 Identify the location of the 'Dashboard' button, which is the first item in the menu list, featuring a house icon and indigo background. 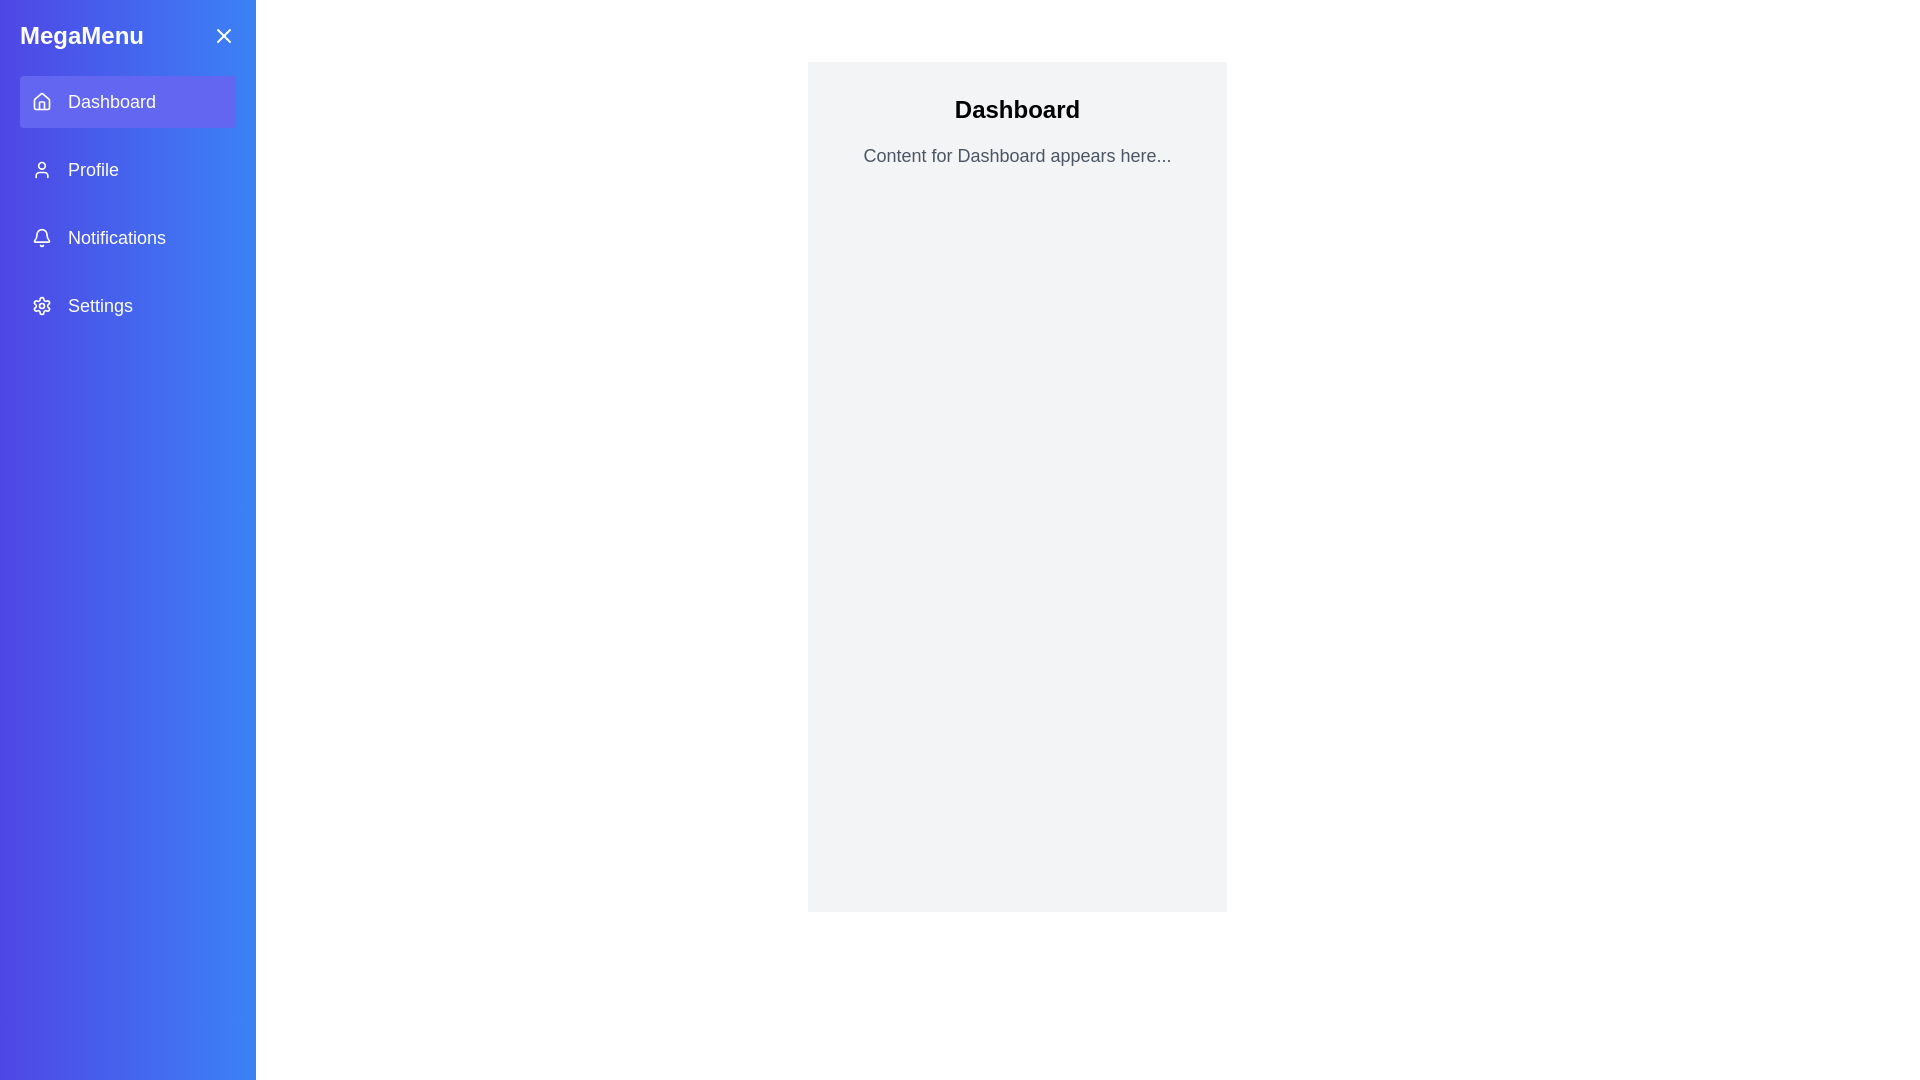
(127, 101).